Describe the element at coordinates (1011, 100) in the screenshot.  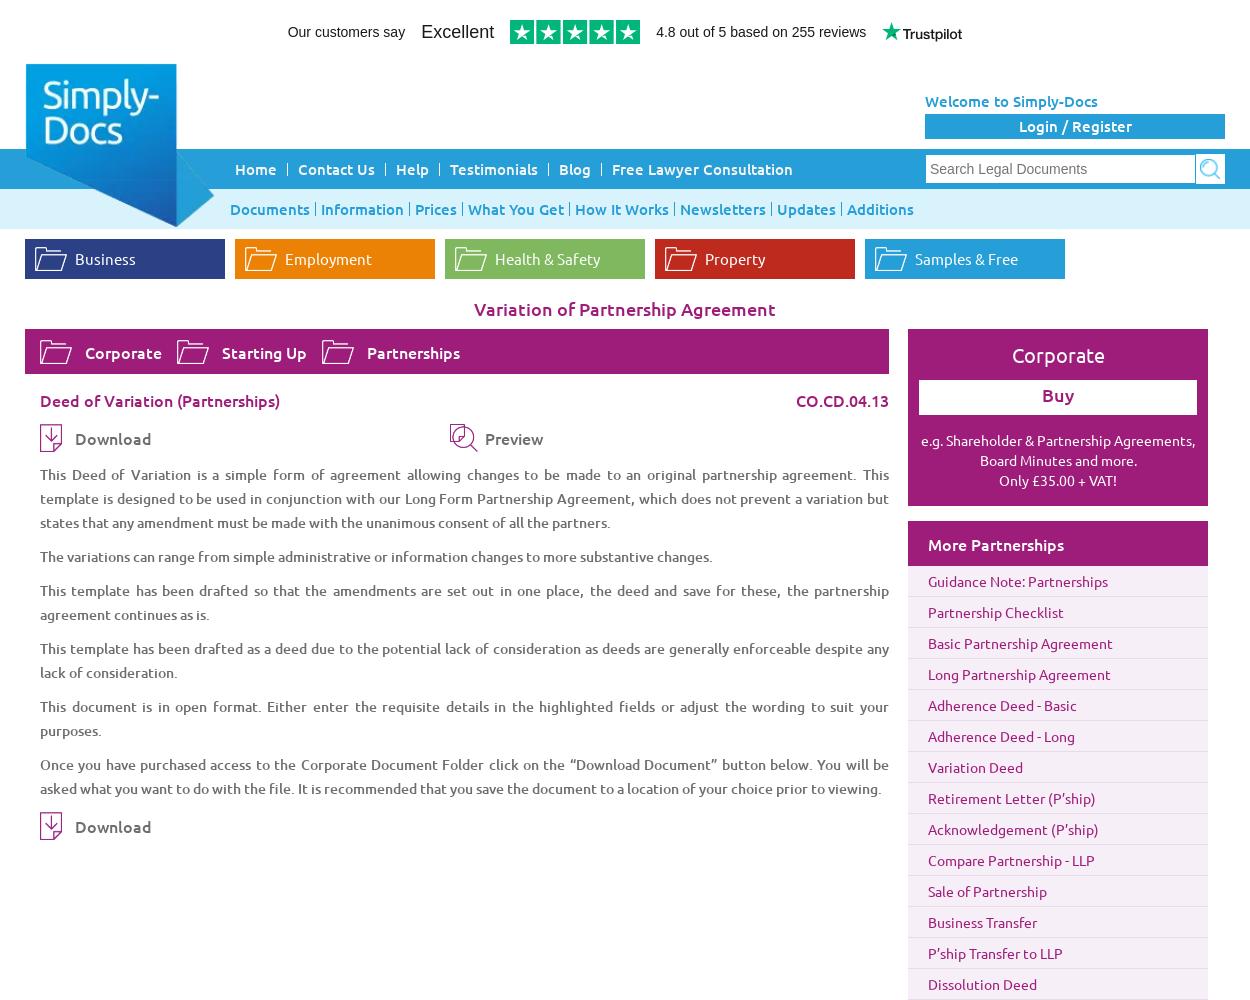
I see `'Welcome to Simply-Docs'` at that location.